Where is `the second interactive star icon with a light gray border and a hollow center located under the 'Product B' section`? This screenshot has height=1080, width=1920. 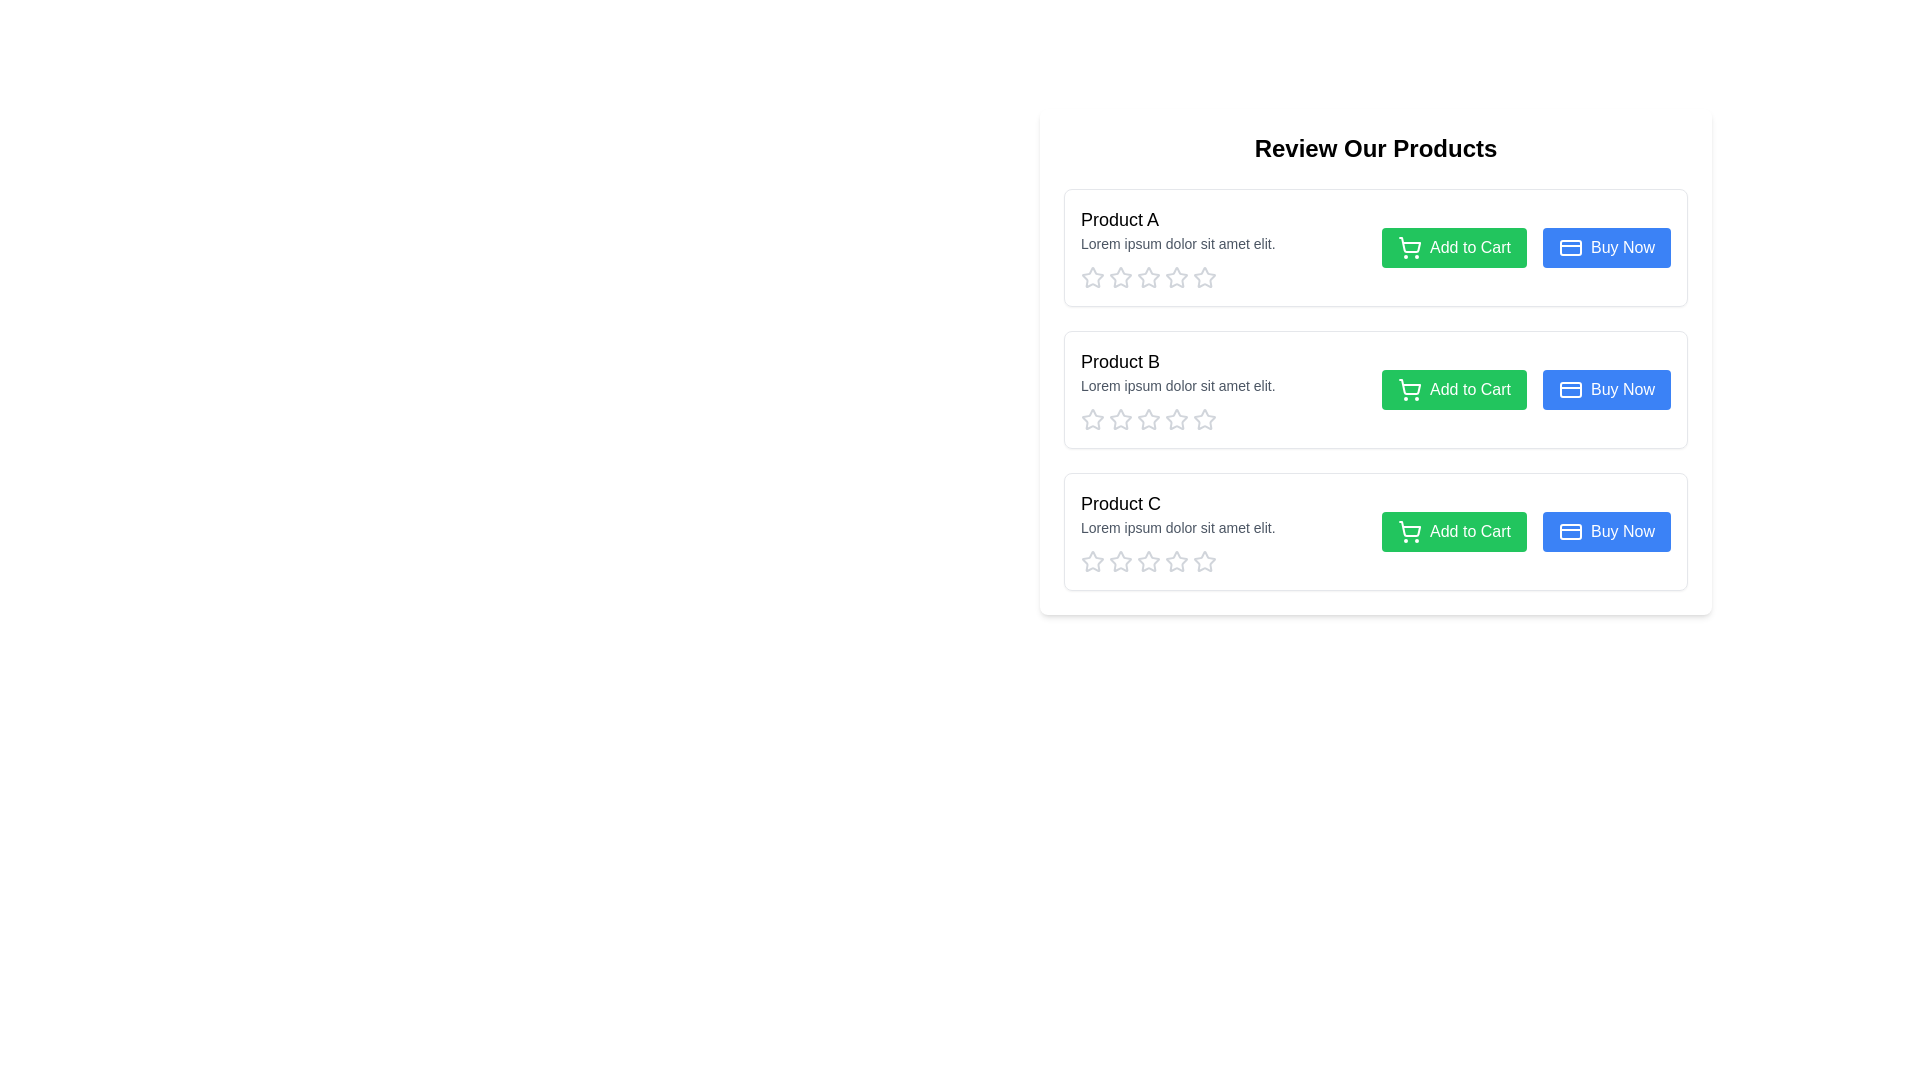
the second interactive star icon with a light gray border and a hollow center located under the 'Product B' section is located at coordinates (1176, 418).